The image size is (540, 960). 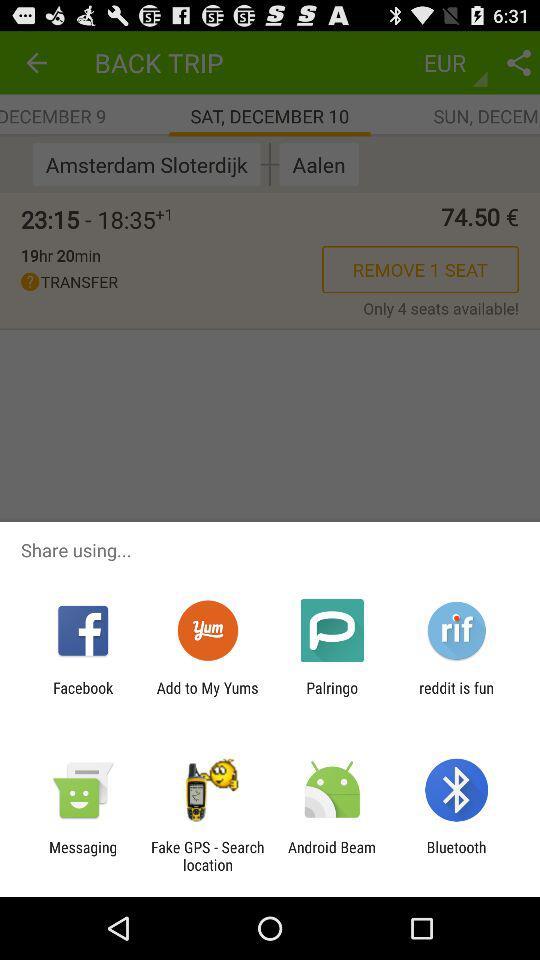 What do you see at coordinates (456, 696) in the screenshot?
I see `reddit is fun` at bounding box center [456, 696].